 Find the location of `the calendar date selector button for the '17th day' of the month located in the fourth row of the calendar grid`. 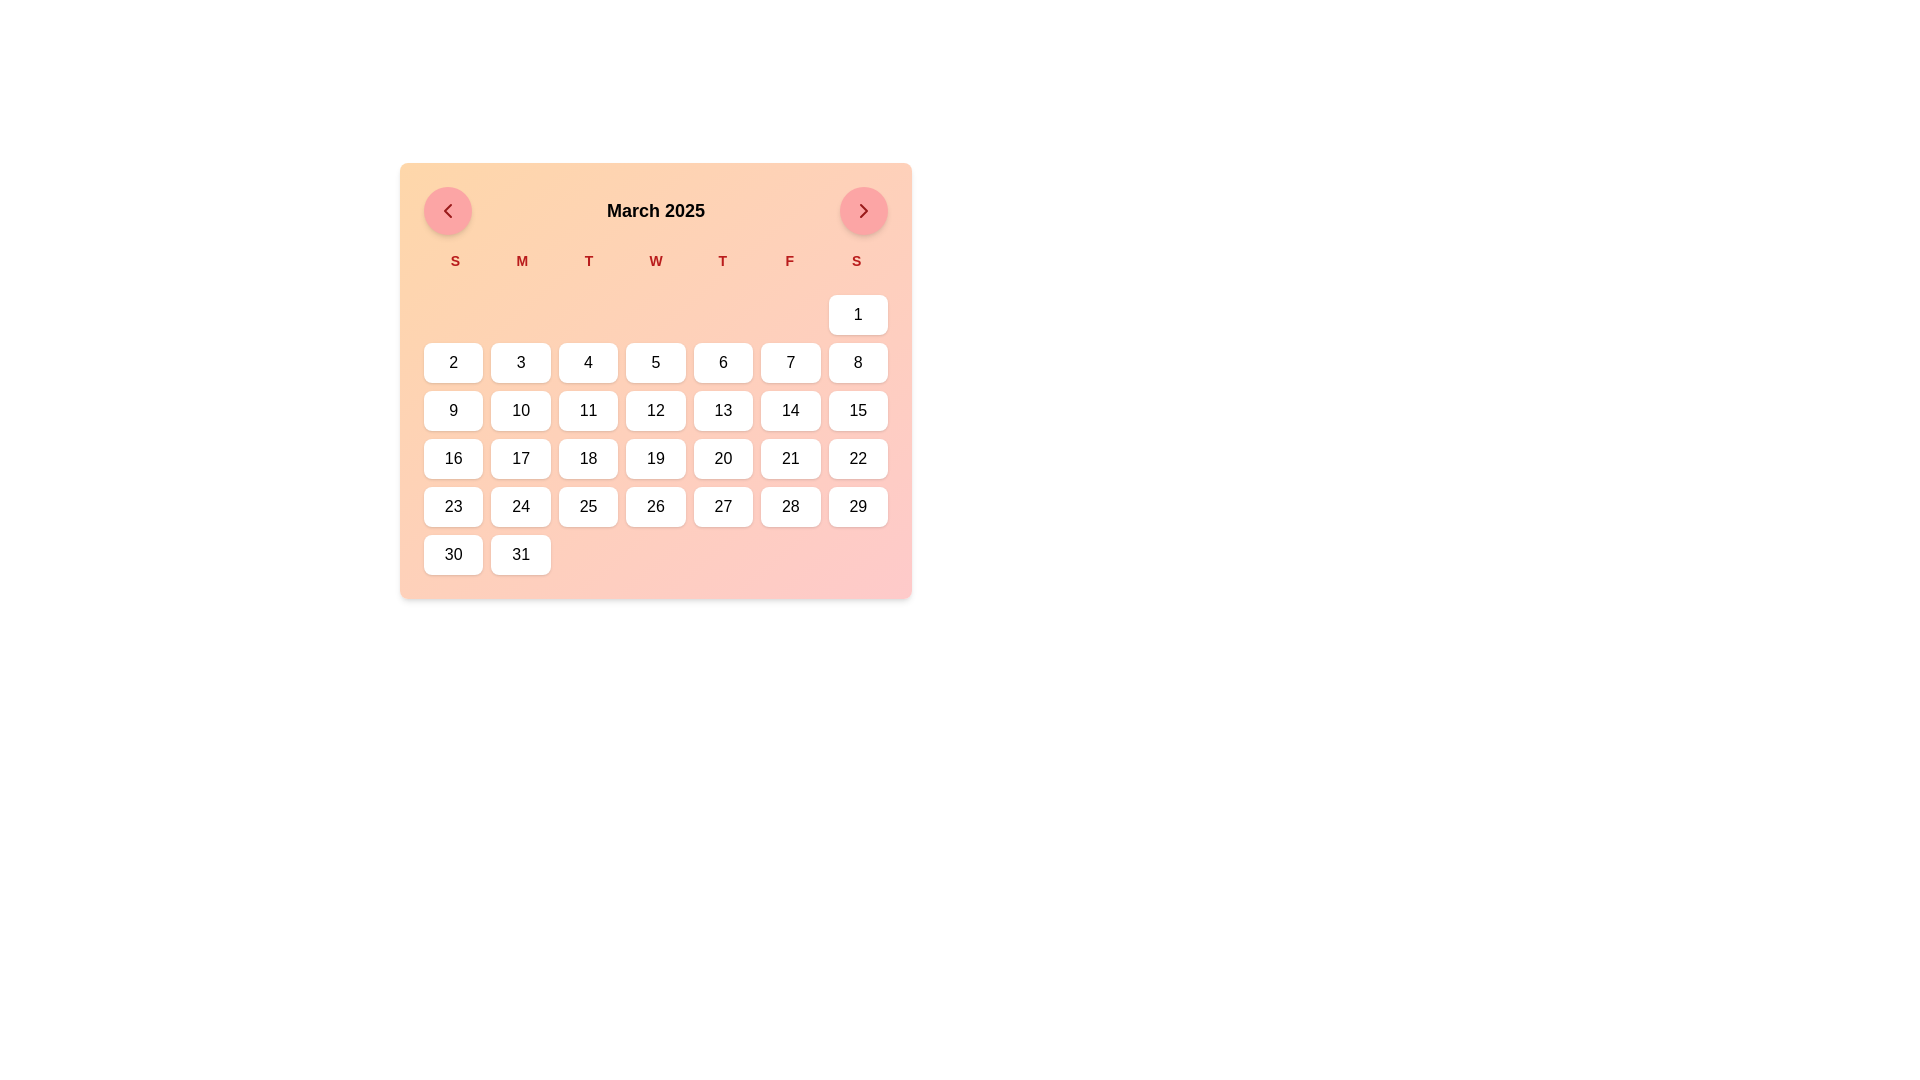

the calendar date selector button for the '17th day' of the month located in the fourth row of the calendar grid is located at coordinates (521, 459).